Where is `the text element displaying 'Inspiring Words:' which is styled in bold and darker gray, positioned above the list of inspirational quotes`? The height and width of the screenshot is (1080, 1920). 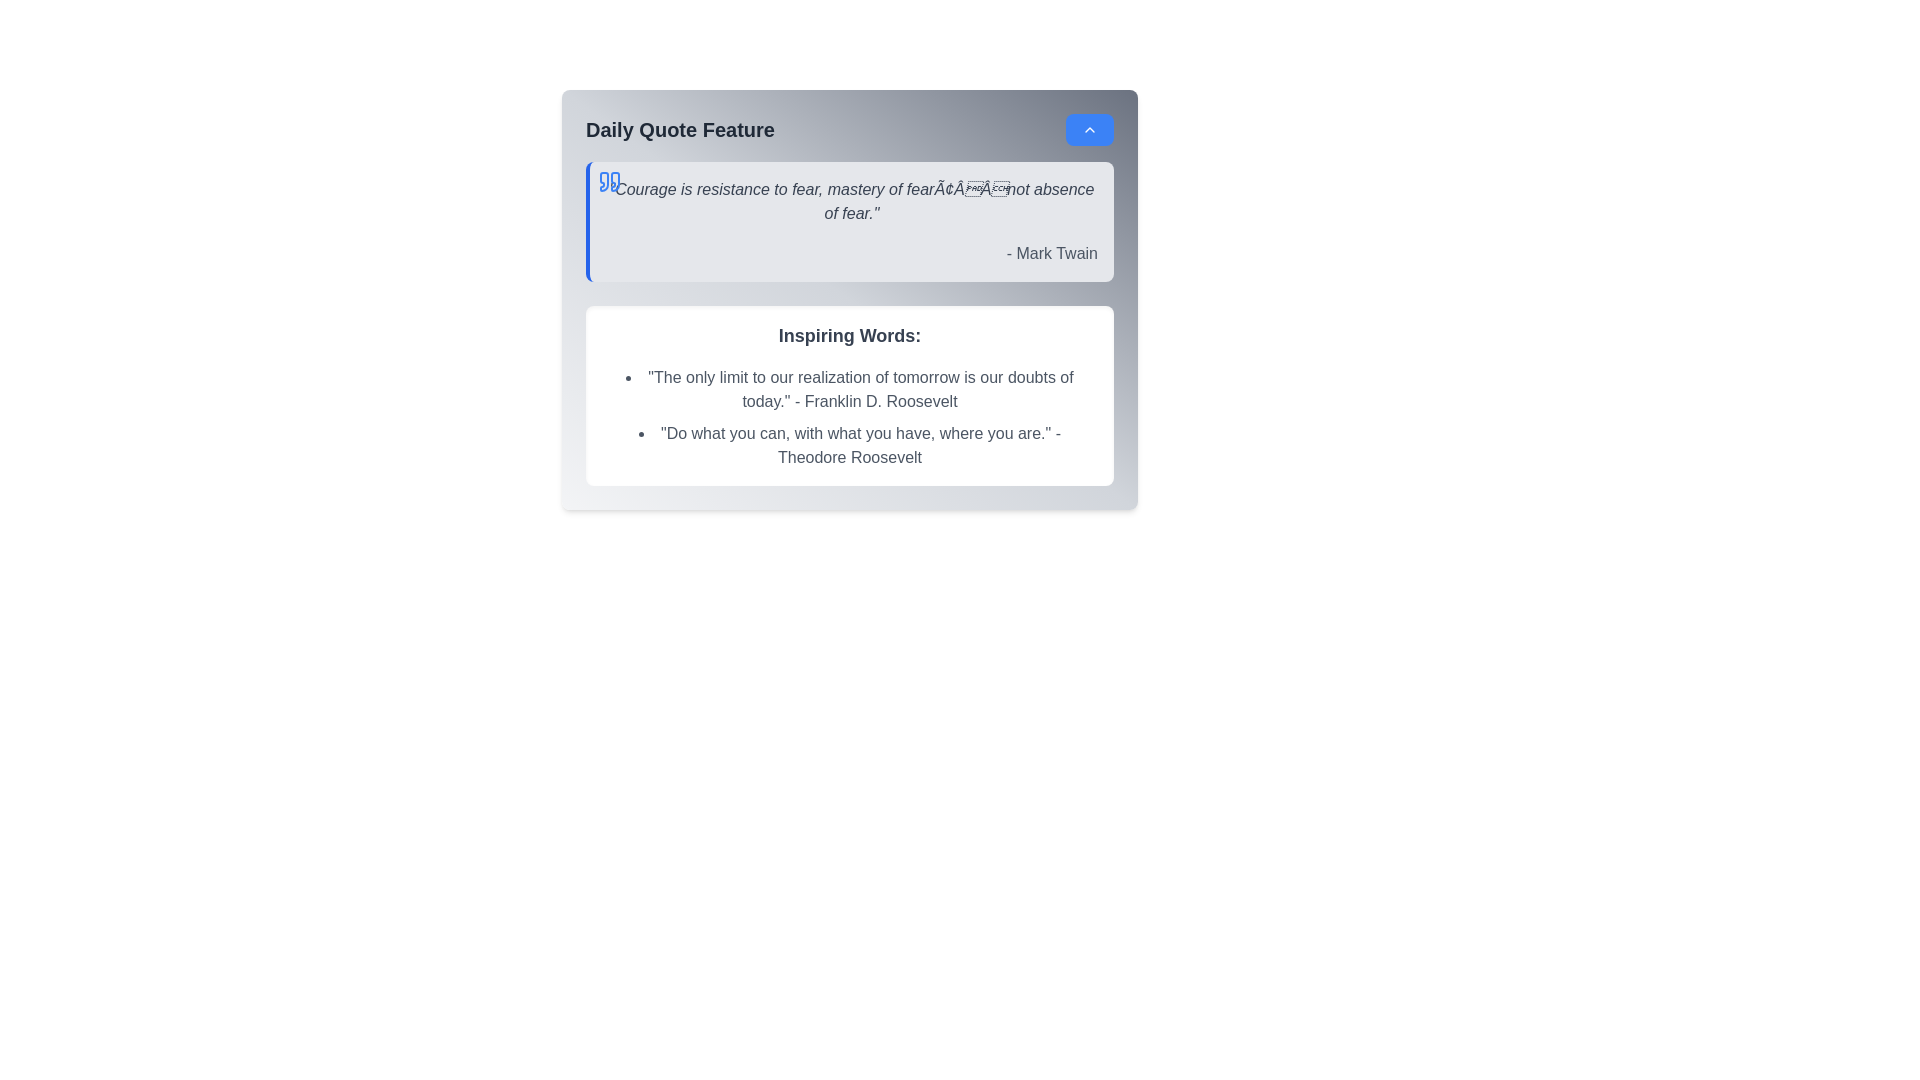
the text element displaying 'Inspiring Words:' which is styled in bold and darker gray, positioned above the list of inspirational quotes is located at coordinates (849, 334).